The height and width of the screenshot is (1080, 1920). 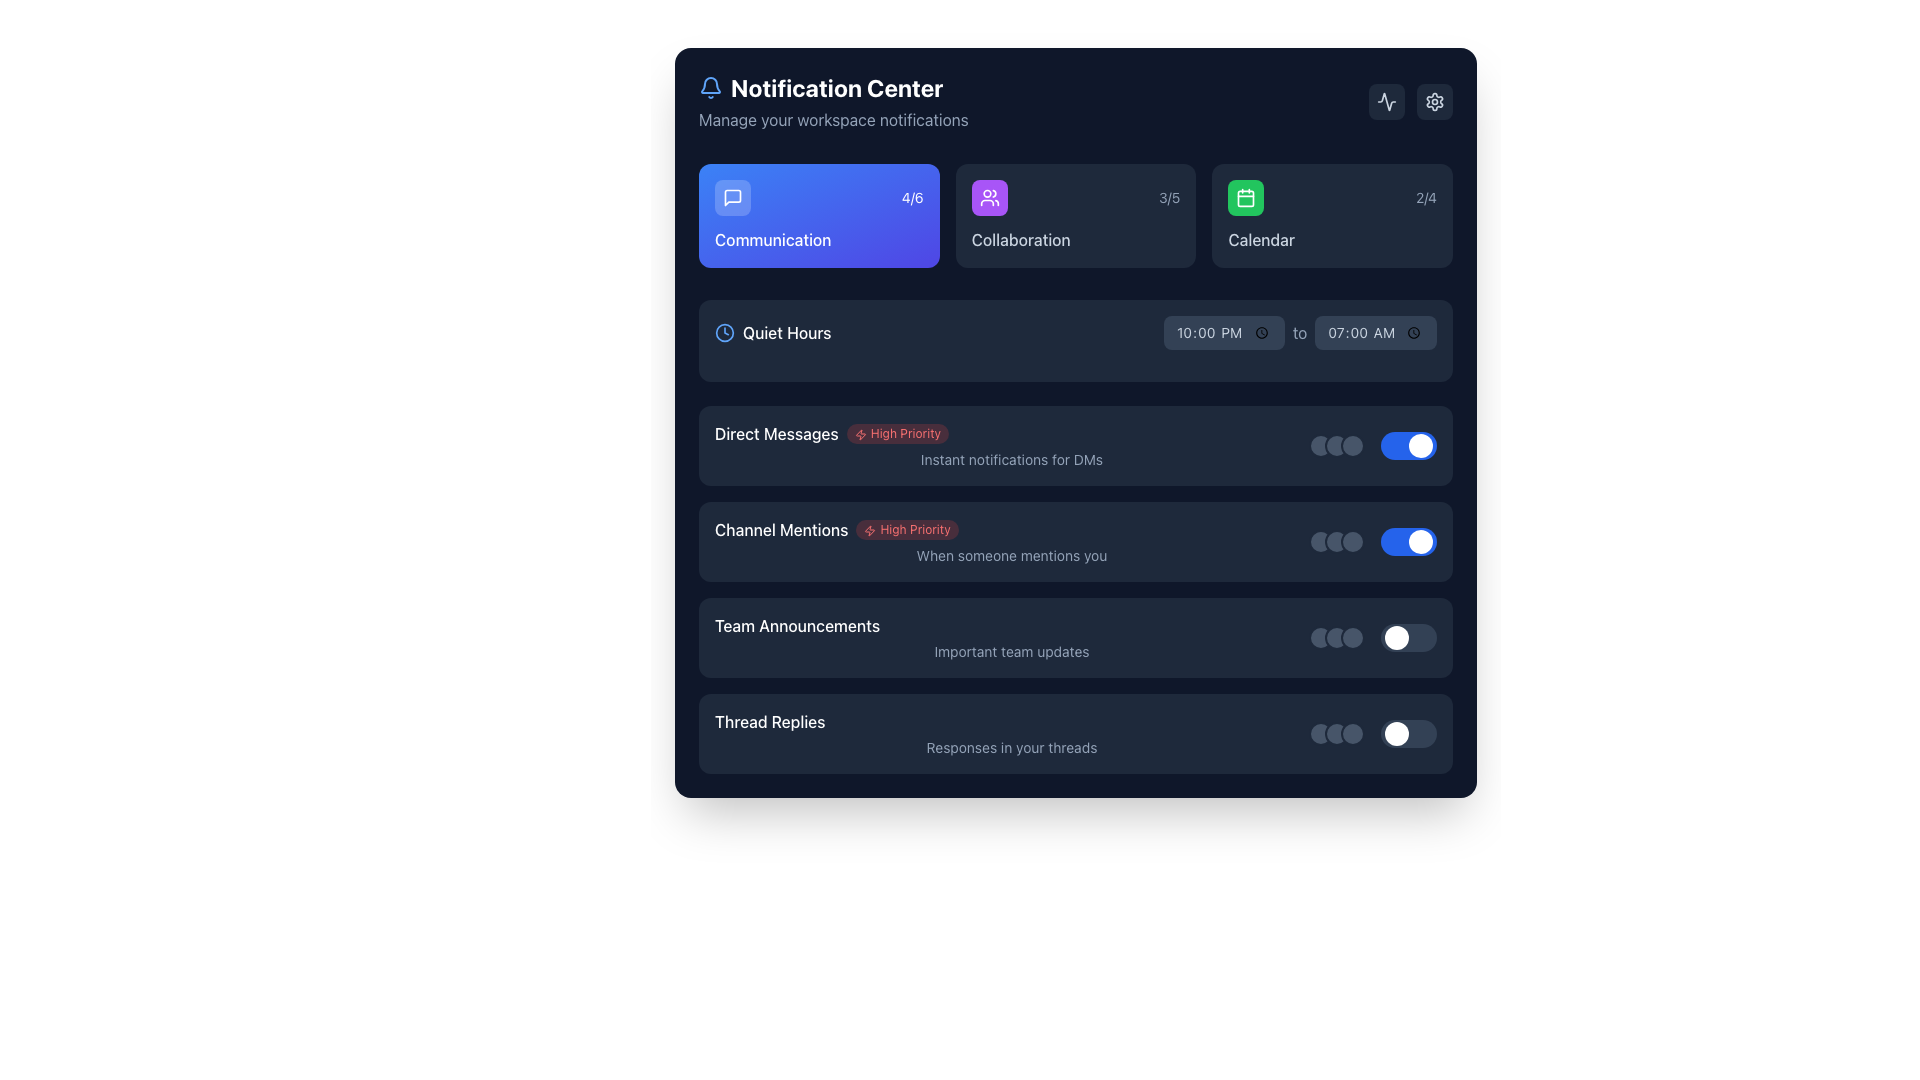 I want to click on the calendar icon located on the right-hand side of the interface, so click(x=1245, y=197).